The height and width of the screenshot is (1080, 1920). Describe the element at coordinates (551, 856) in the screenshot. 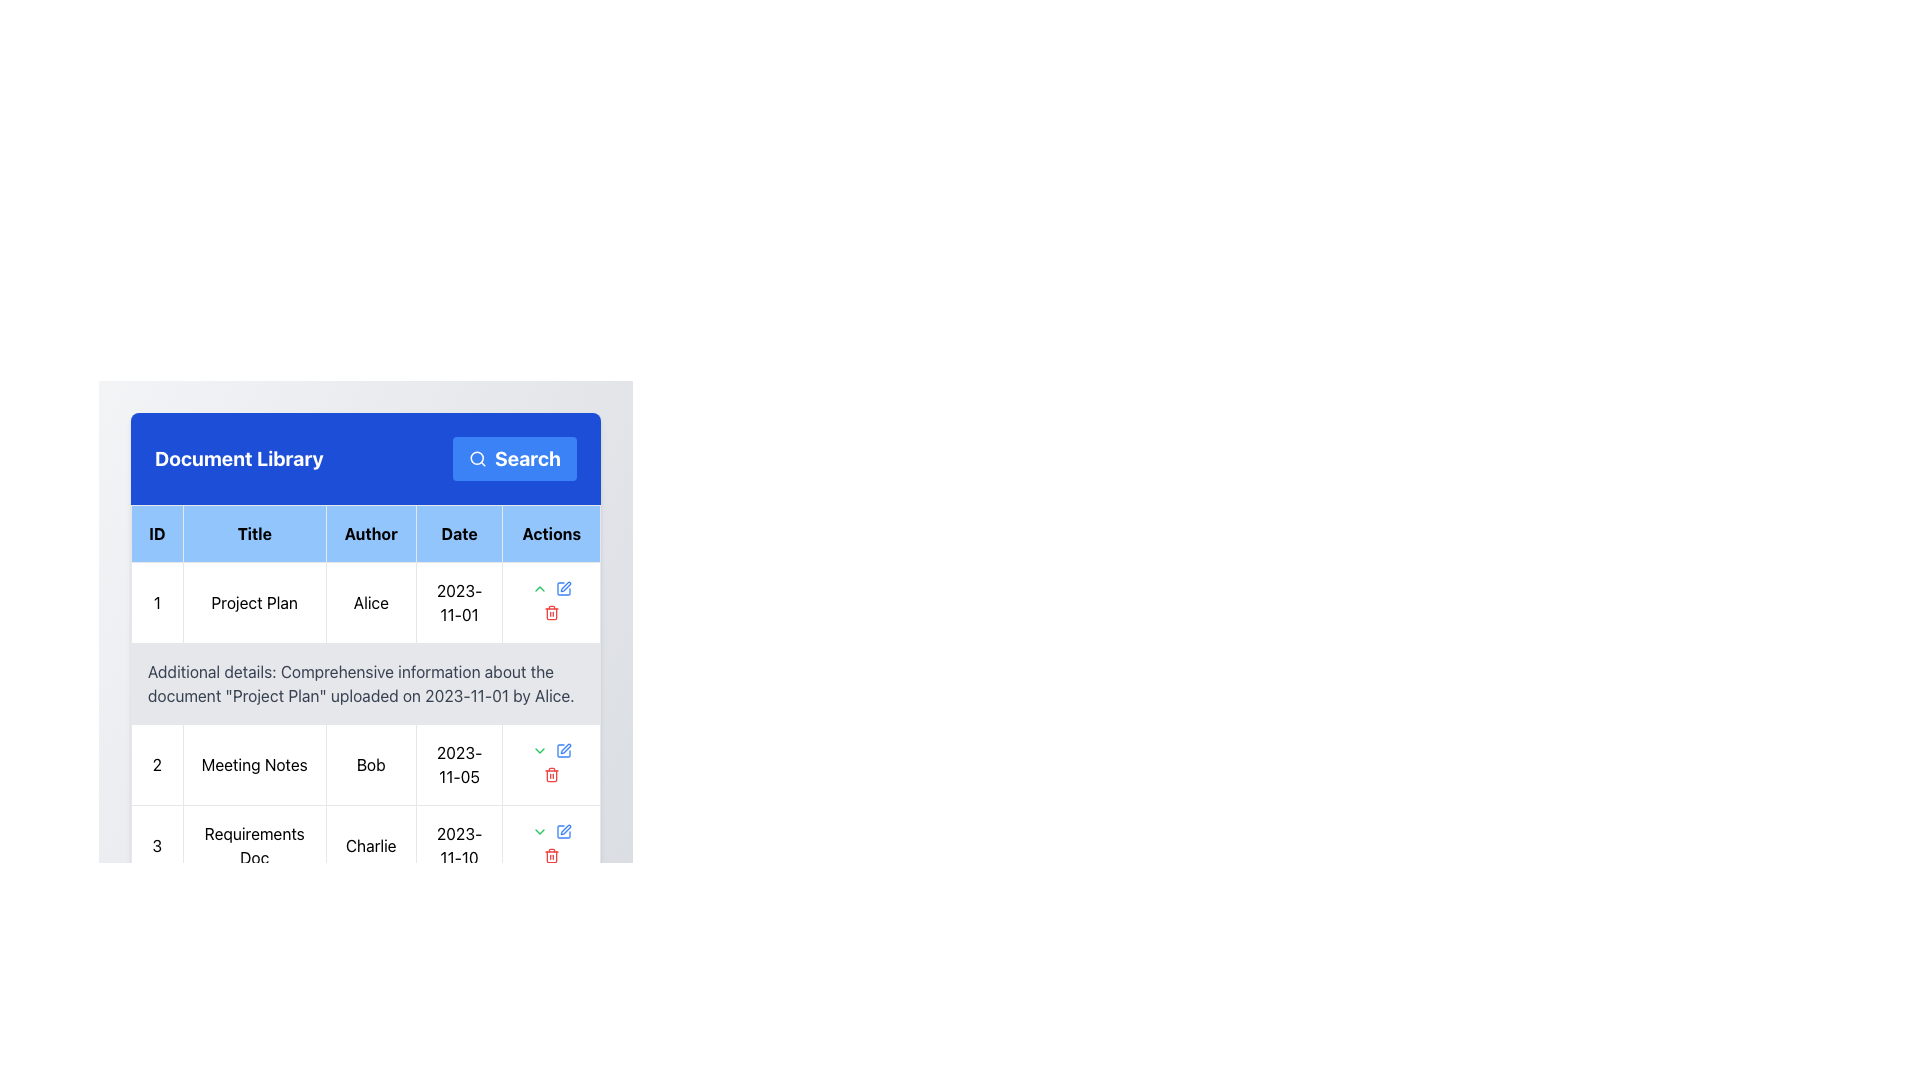

I see `the trash can icon representing the delete action for the document titled 'Project Plan' in the 'Actions' column of the document table` at that location.